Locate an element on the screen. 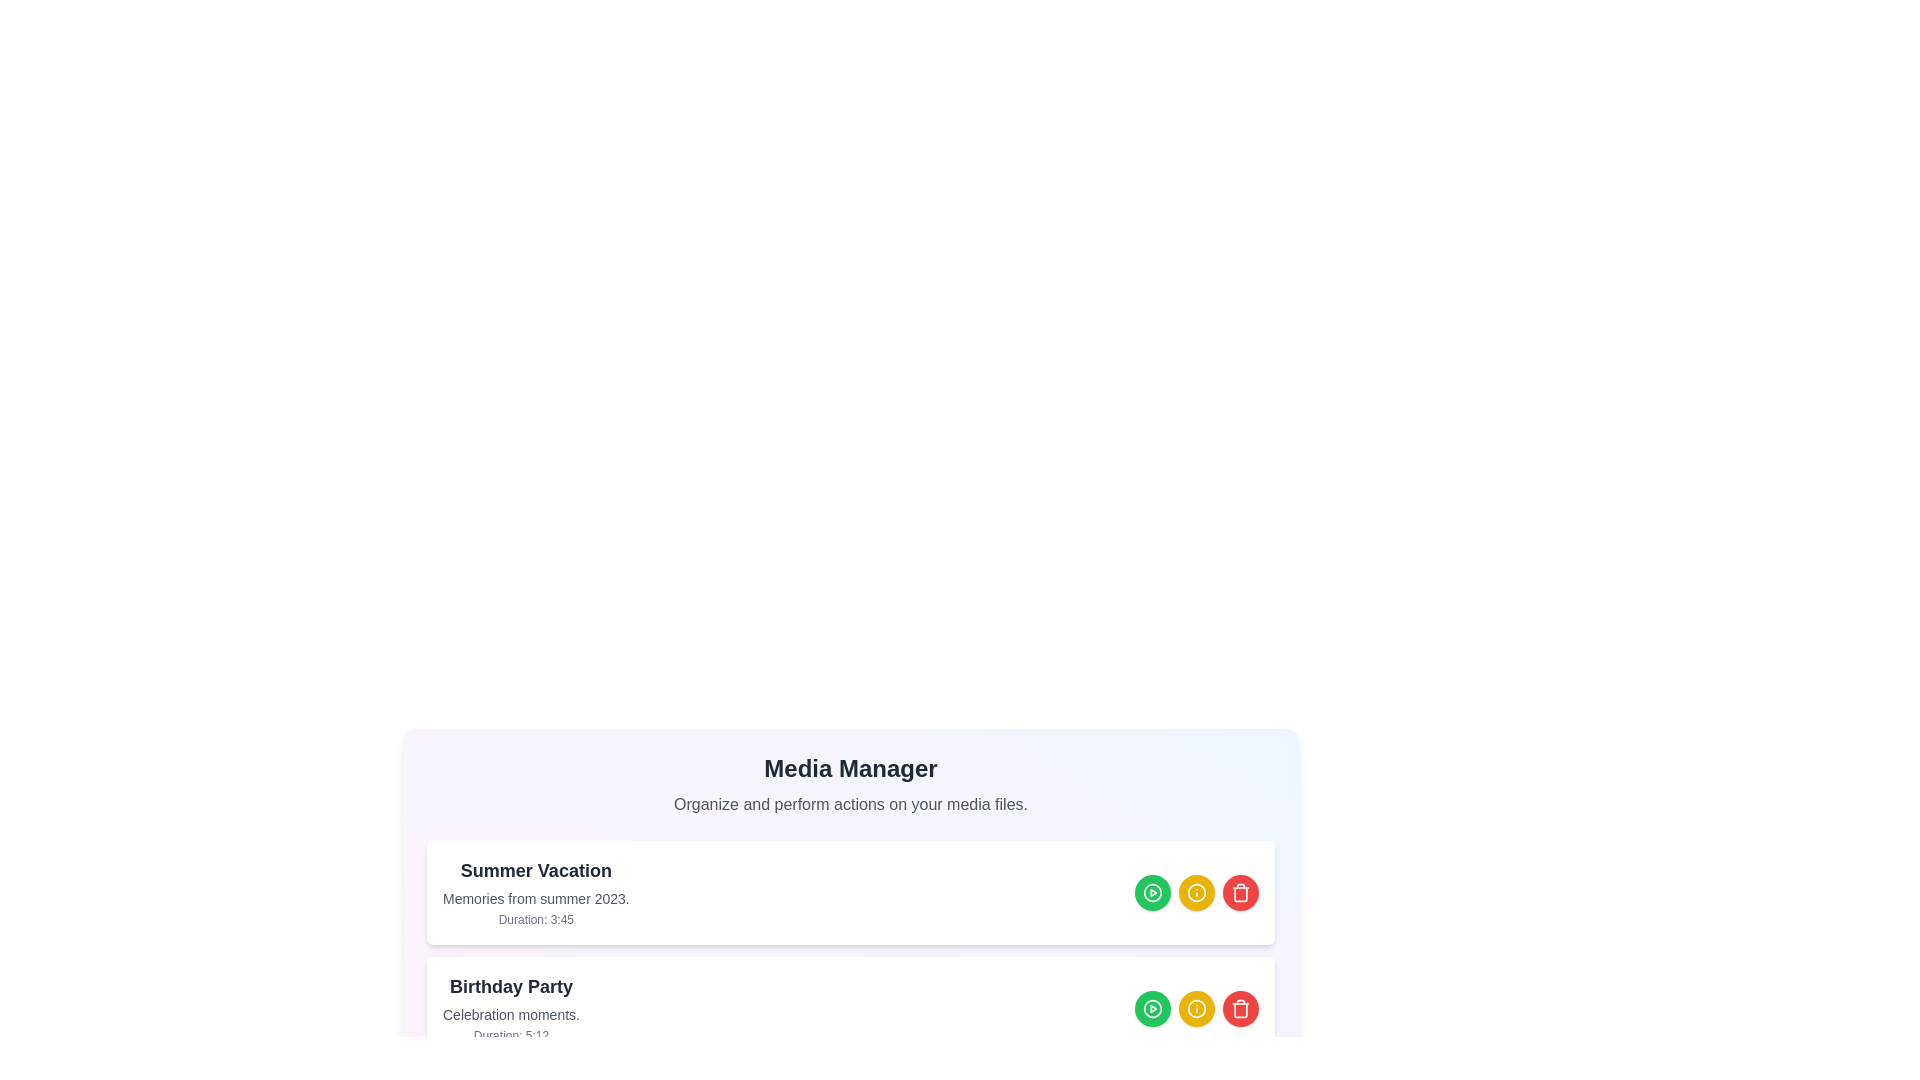  the delete button for the media item titled Birthday Party is located at coordinates (1240, 1009).